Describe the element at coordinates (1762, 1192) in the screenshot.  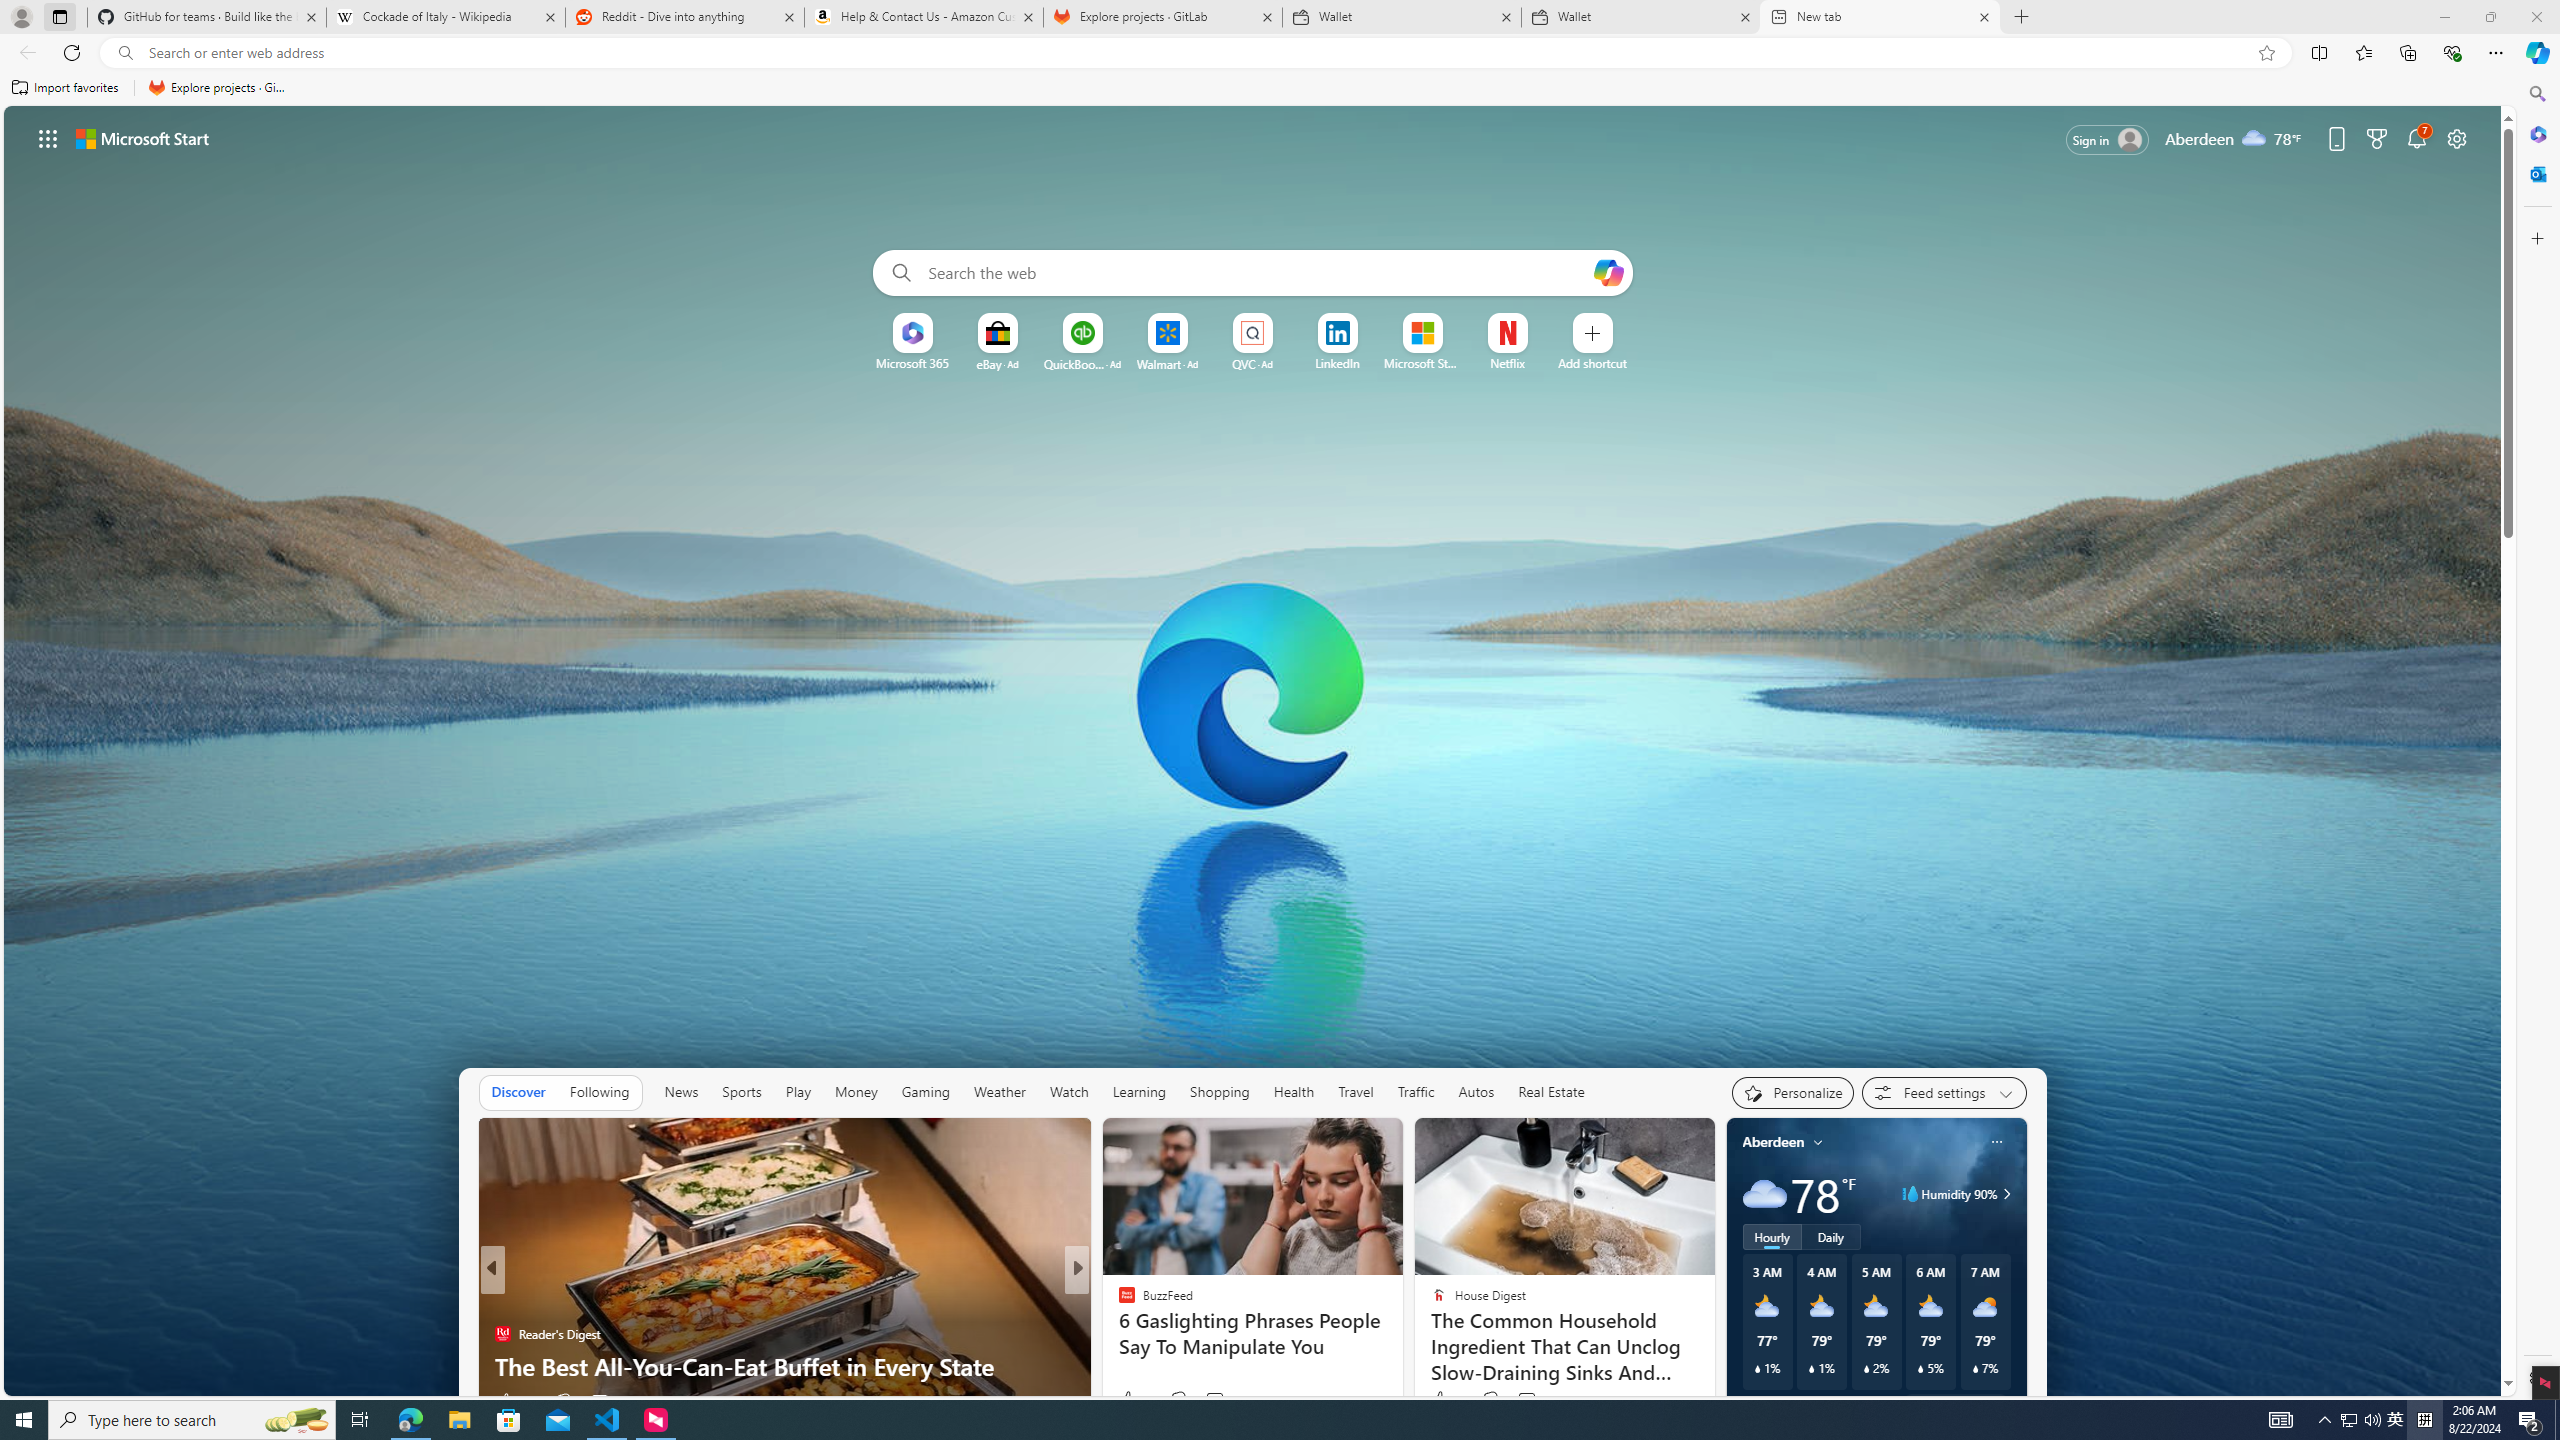
I see `'Cloudy'` at that location.